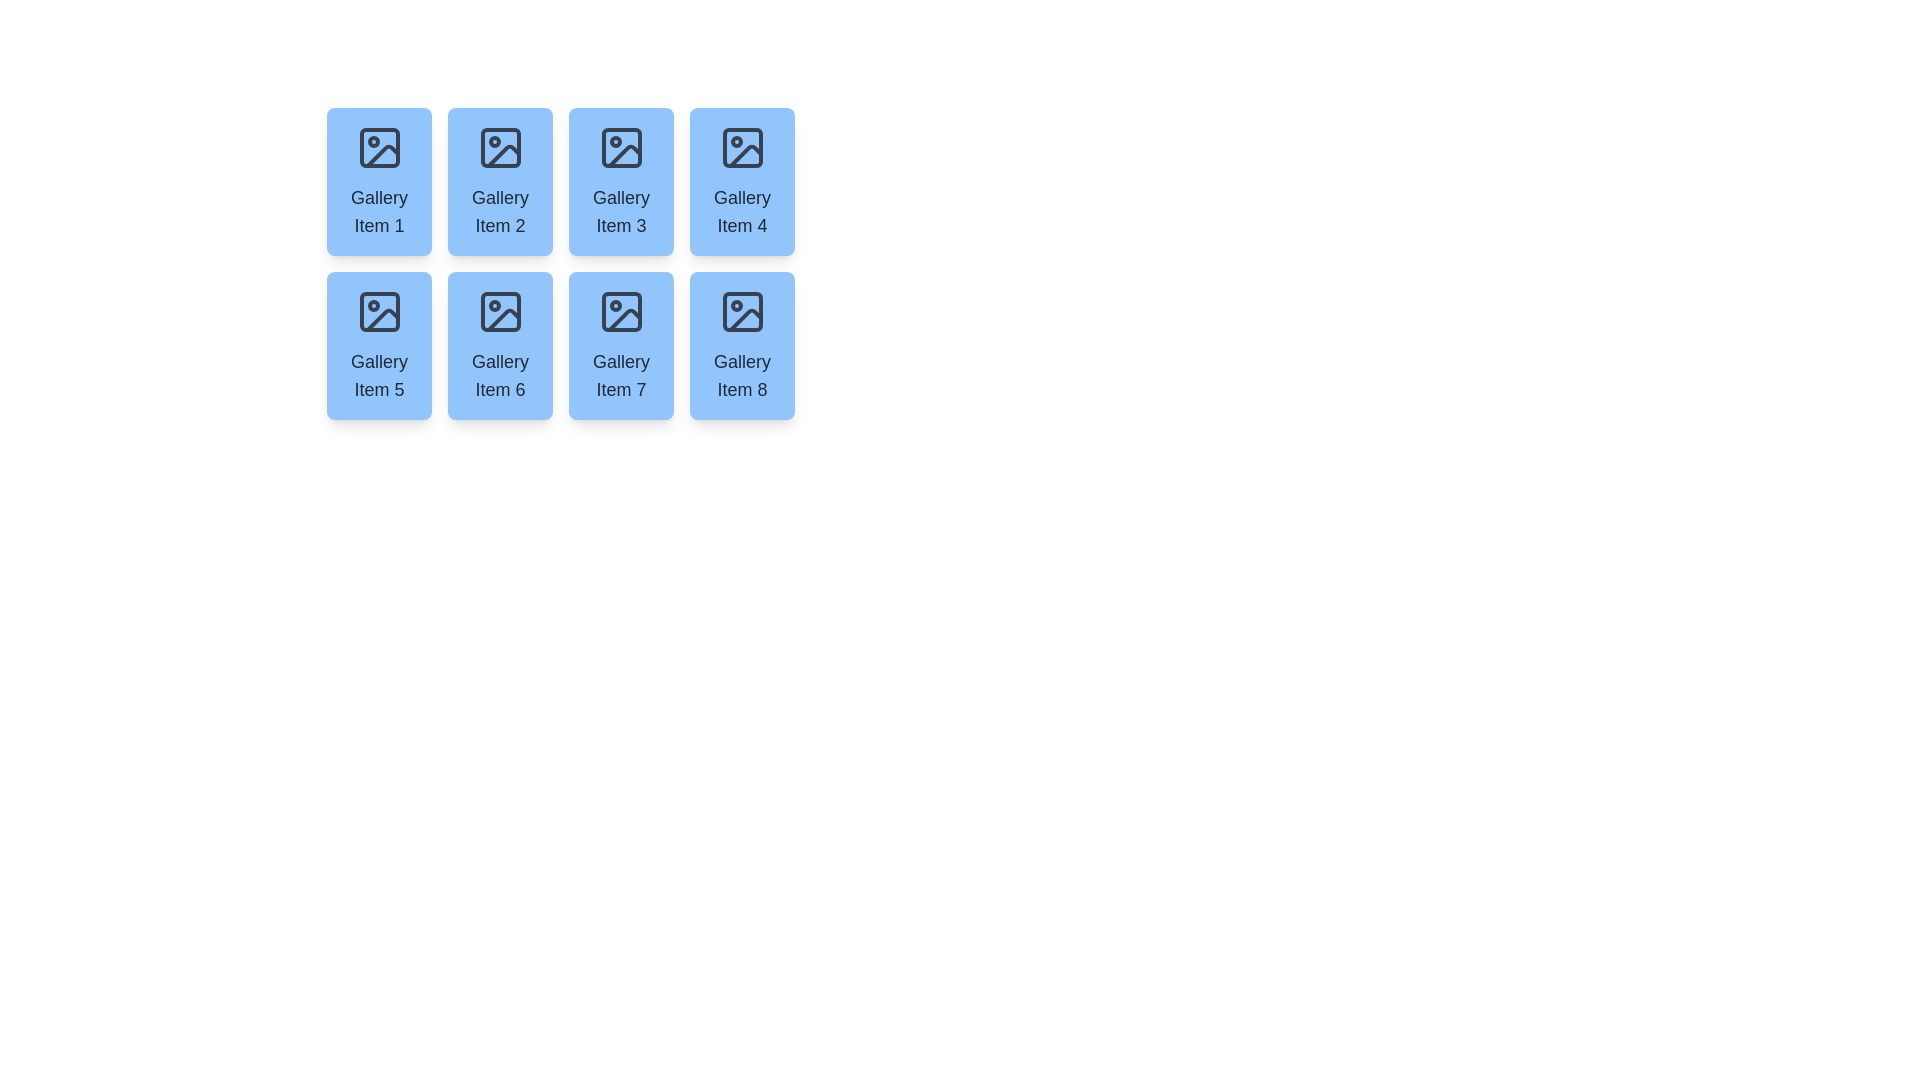 This screenshot has height=1080, width=1920. Describe the element at coordinates (620, 181) in the screenshot. I see `the static display card located in the top row, third position from the left in the gallery grid` at that location.